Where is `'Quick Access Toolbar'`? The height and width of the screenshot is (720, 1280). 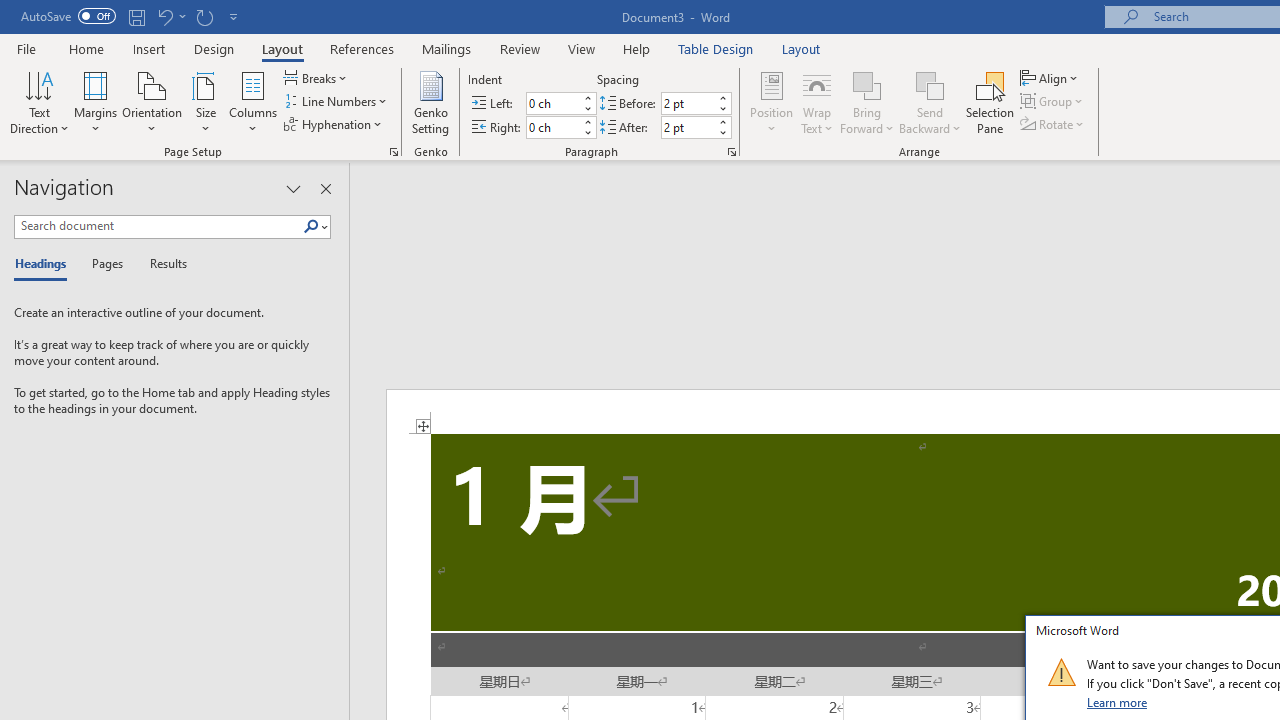
'Quick Access Toolbar' is located at coordinates (130, 16).